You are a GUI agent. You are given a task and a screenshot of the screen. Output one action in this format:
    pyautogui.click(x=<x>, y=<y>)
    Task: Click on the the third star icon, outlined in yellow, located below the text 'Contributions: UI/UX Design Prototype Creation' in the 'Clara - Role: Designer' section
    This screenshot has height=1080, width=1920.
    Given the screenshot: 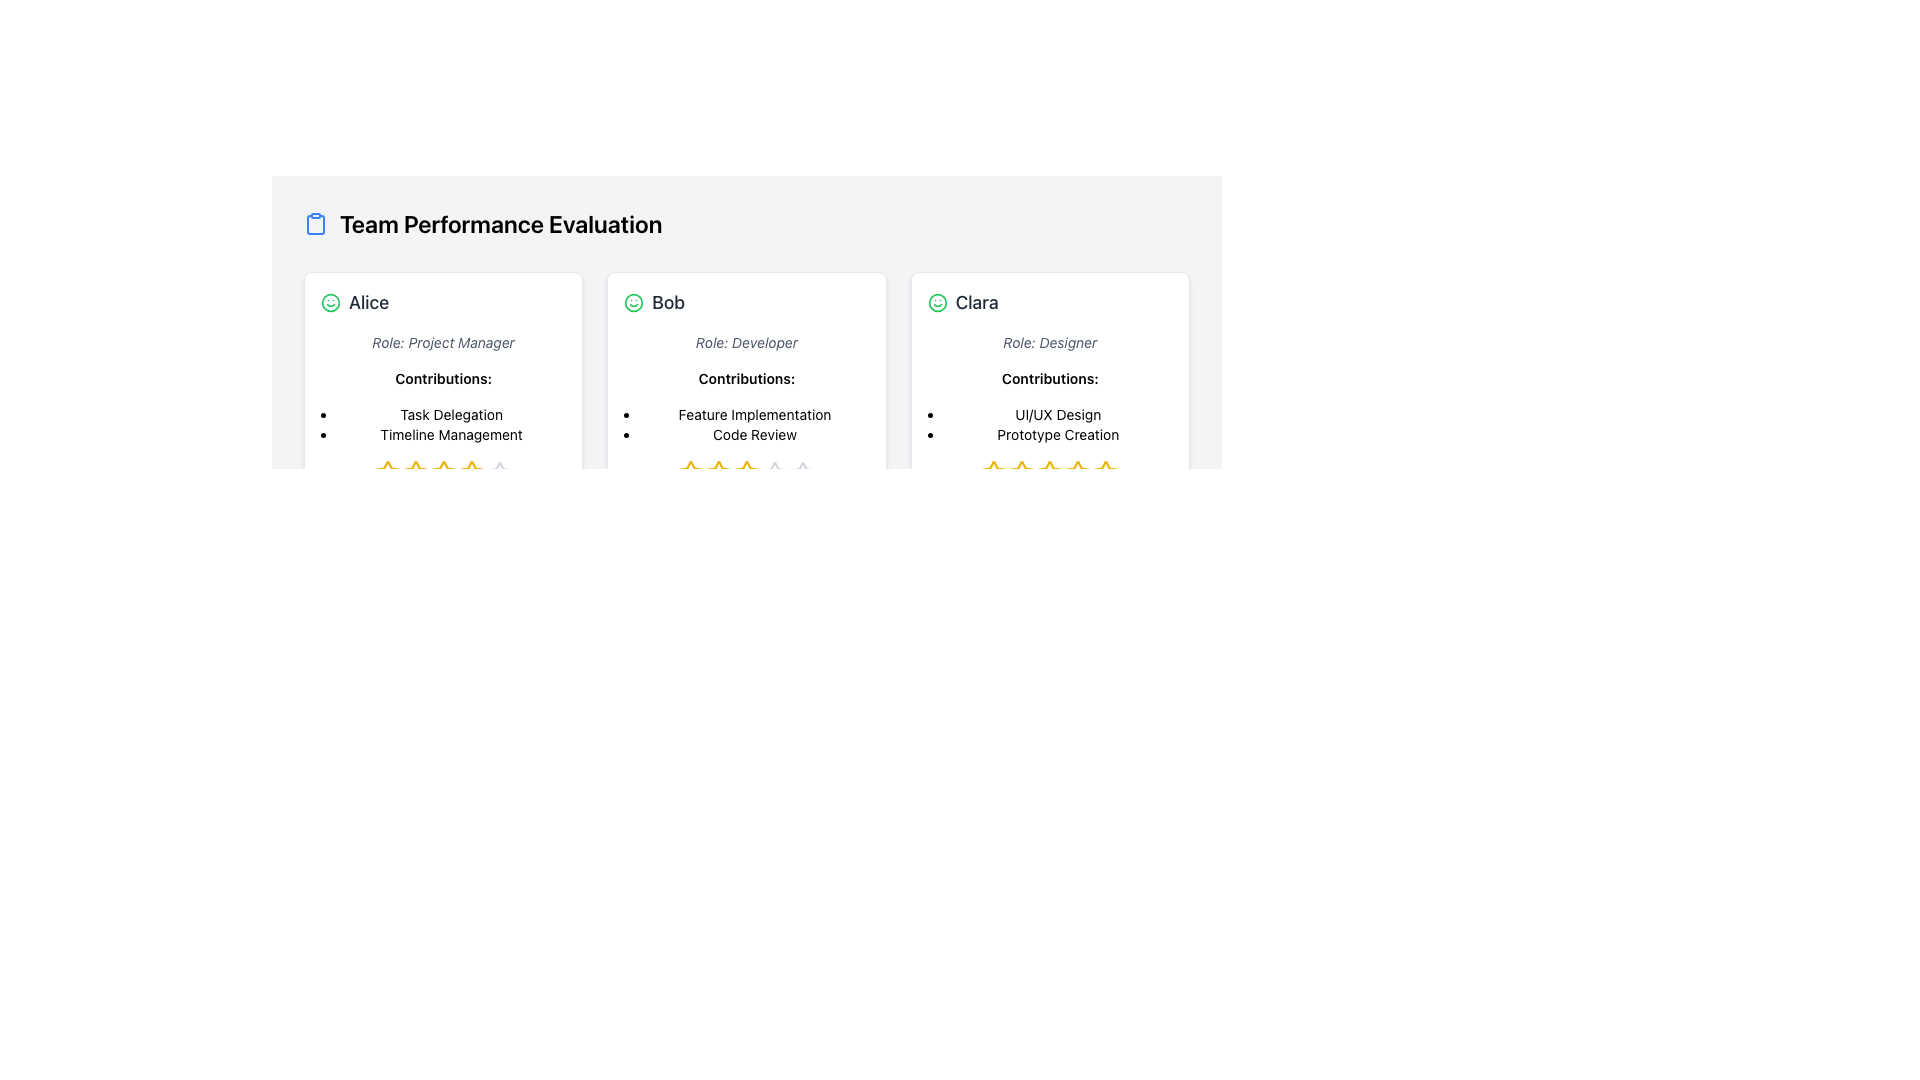 What is the action you would take?
    pyautogui.click(x=1022, y=473)
    